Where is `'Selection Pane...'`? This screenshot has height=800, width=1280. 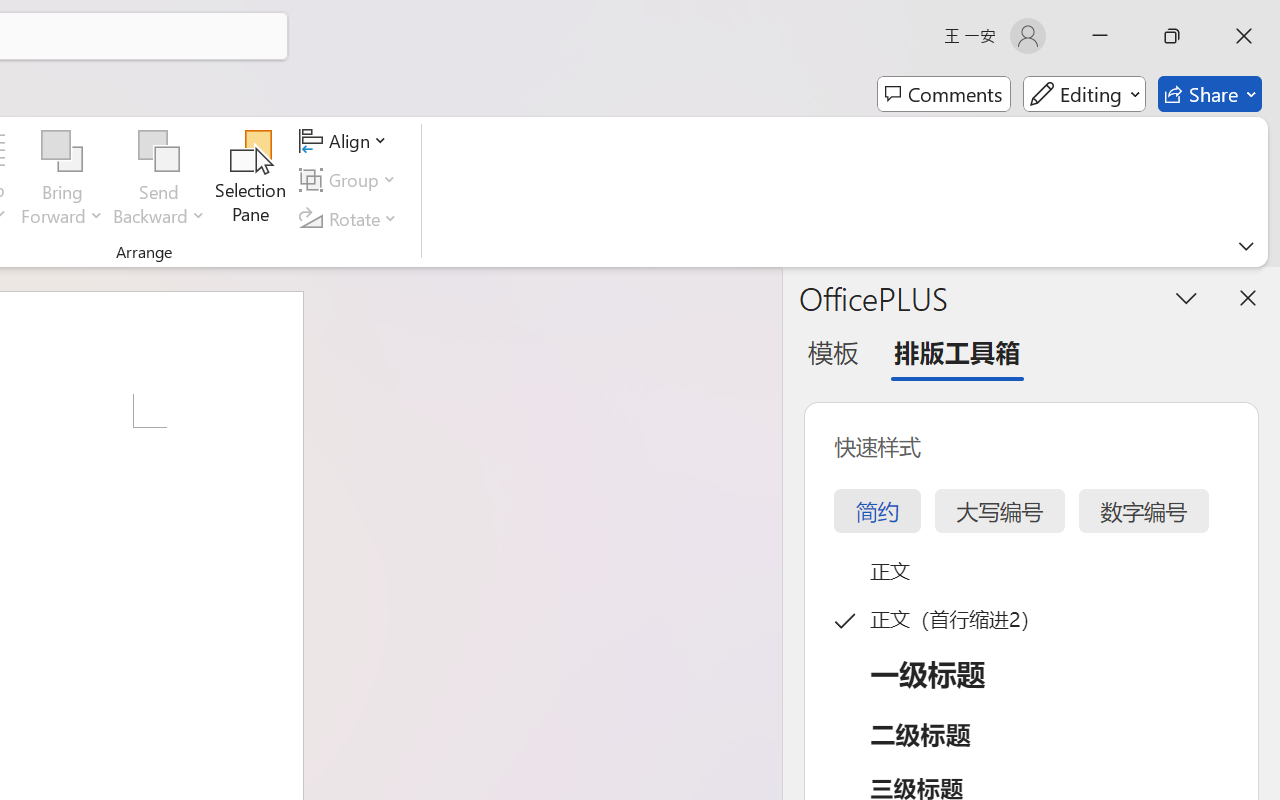
'Selection Pane...' is located at coordinates (250, 179).